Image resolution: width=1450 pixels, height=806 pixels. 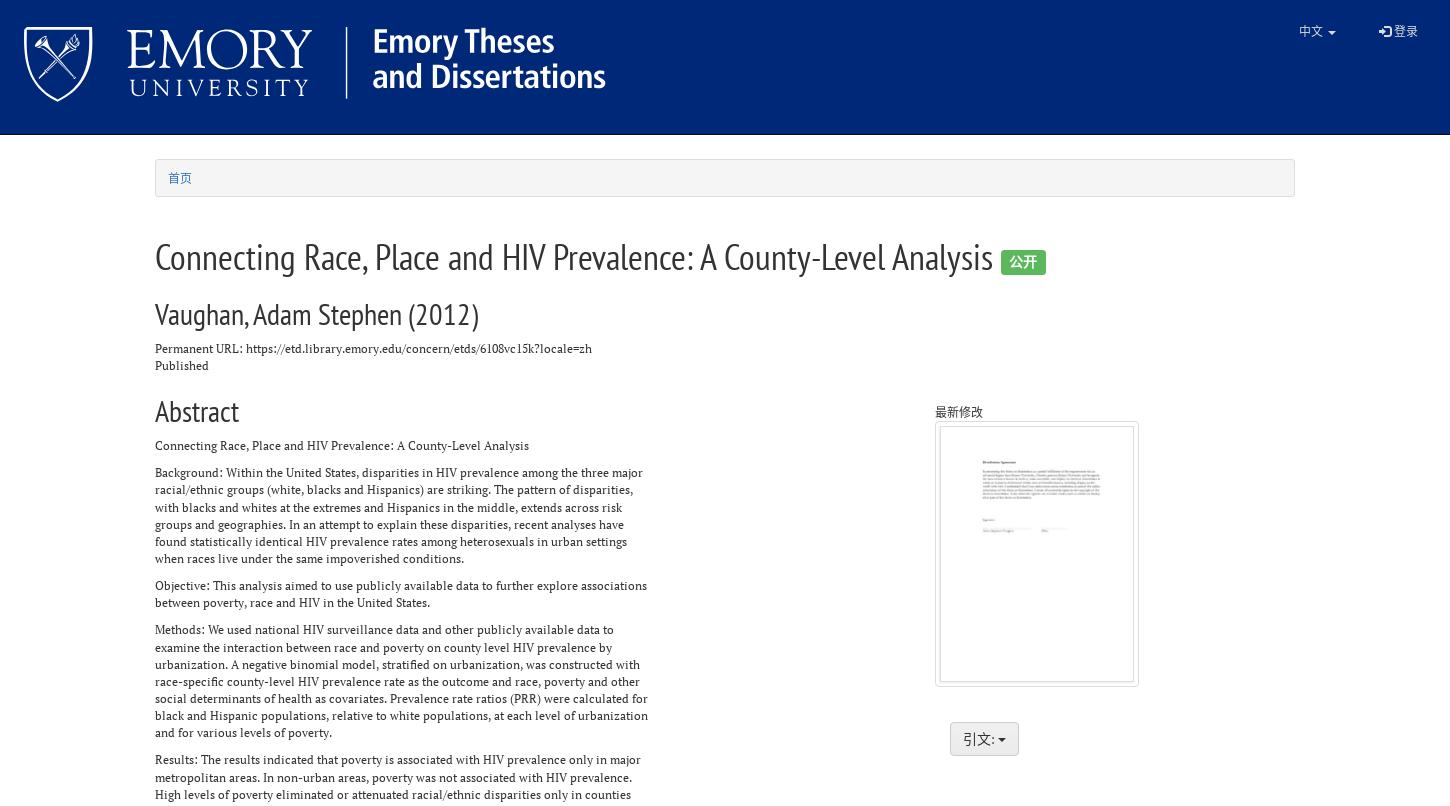 I want to click on 'Abstract', so click(x=196, y=410).